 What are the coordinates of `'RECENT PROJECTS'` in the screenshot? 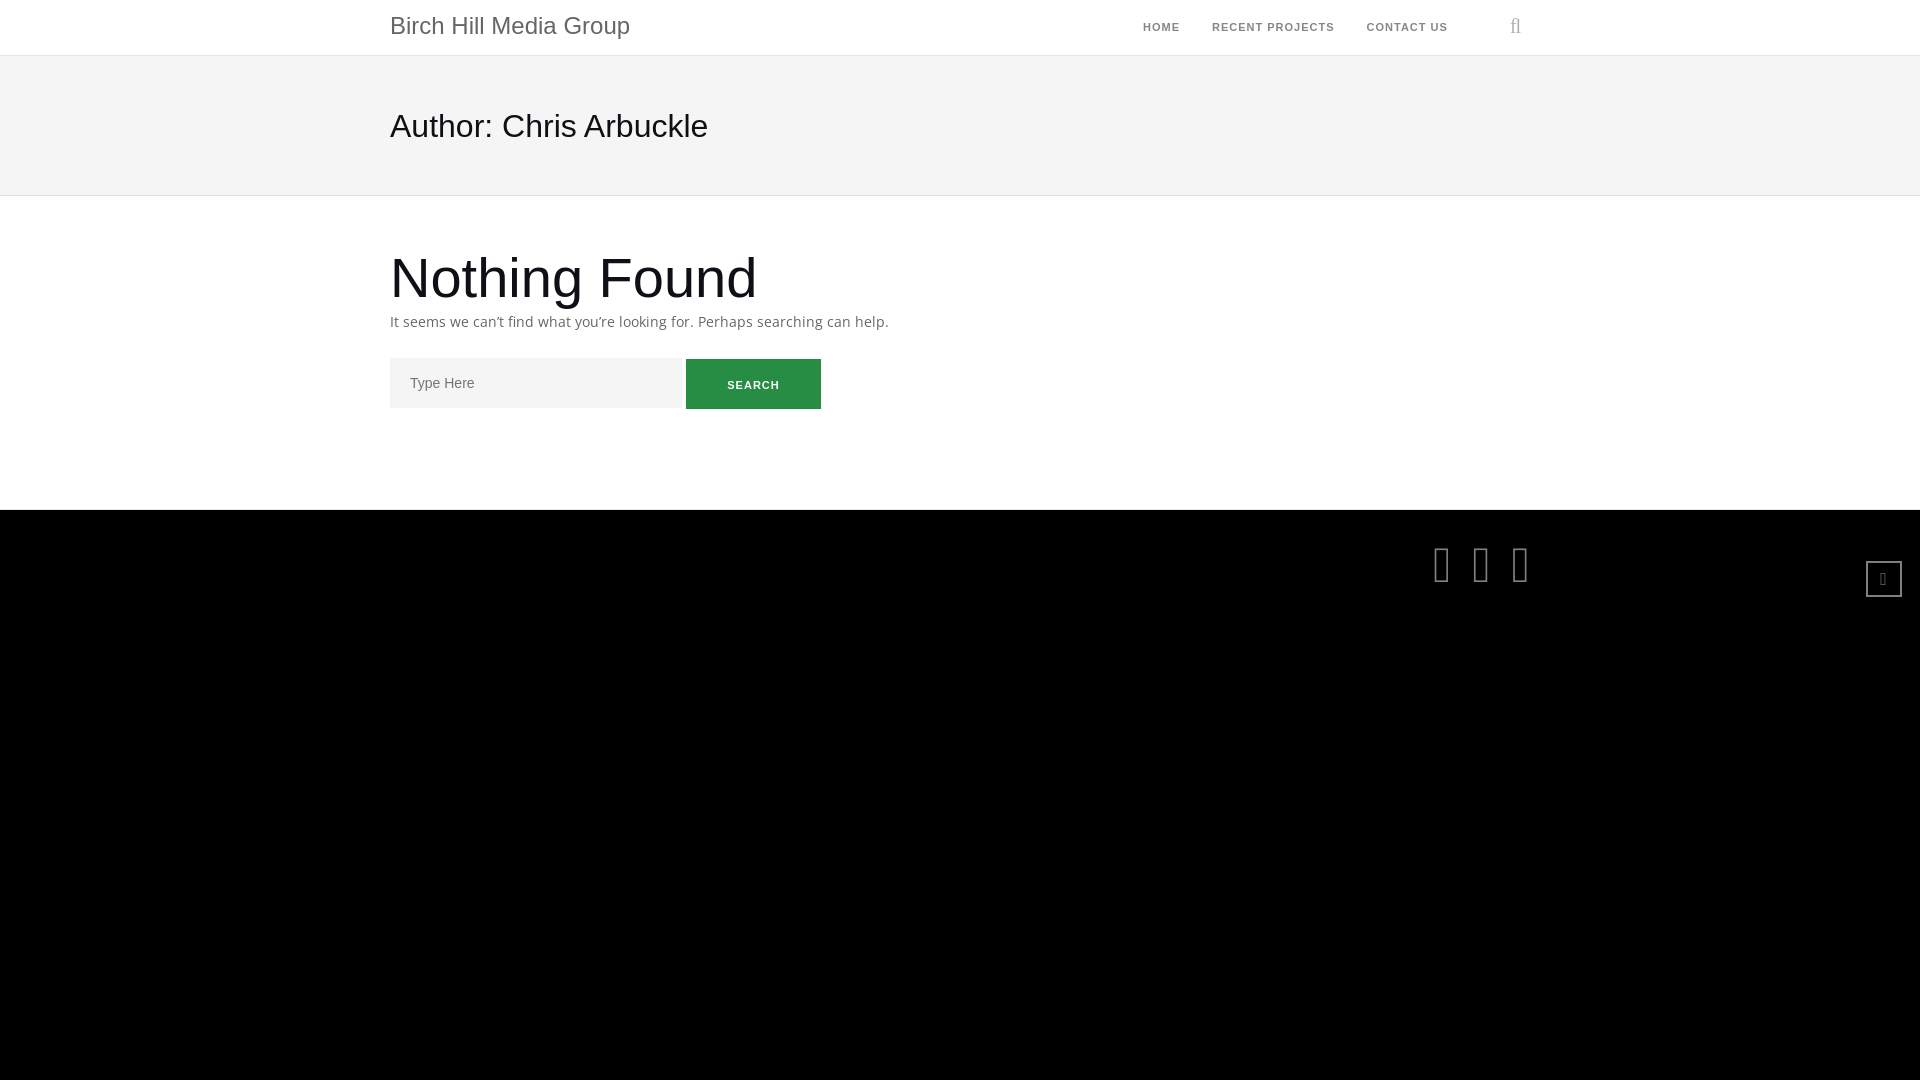 It's located at (1272, 28).